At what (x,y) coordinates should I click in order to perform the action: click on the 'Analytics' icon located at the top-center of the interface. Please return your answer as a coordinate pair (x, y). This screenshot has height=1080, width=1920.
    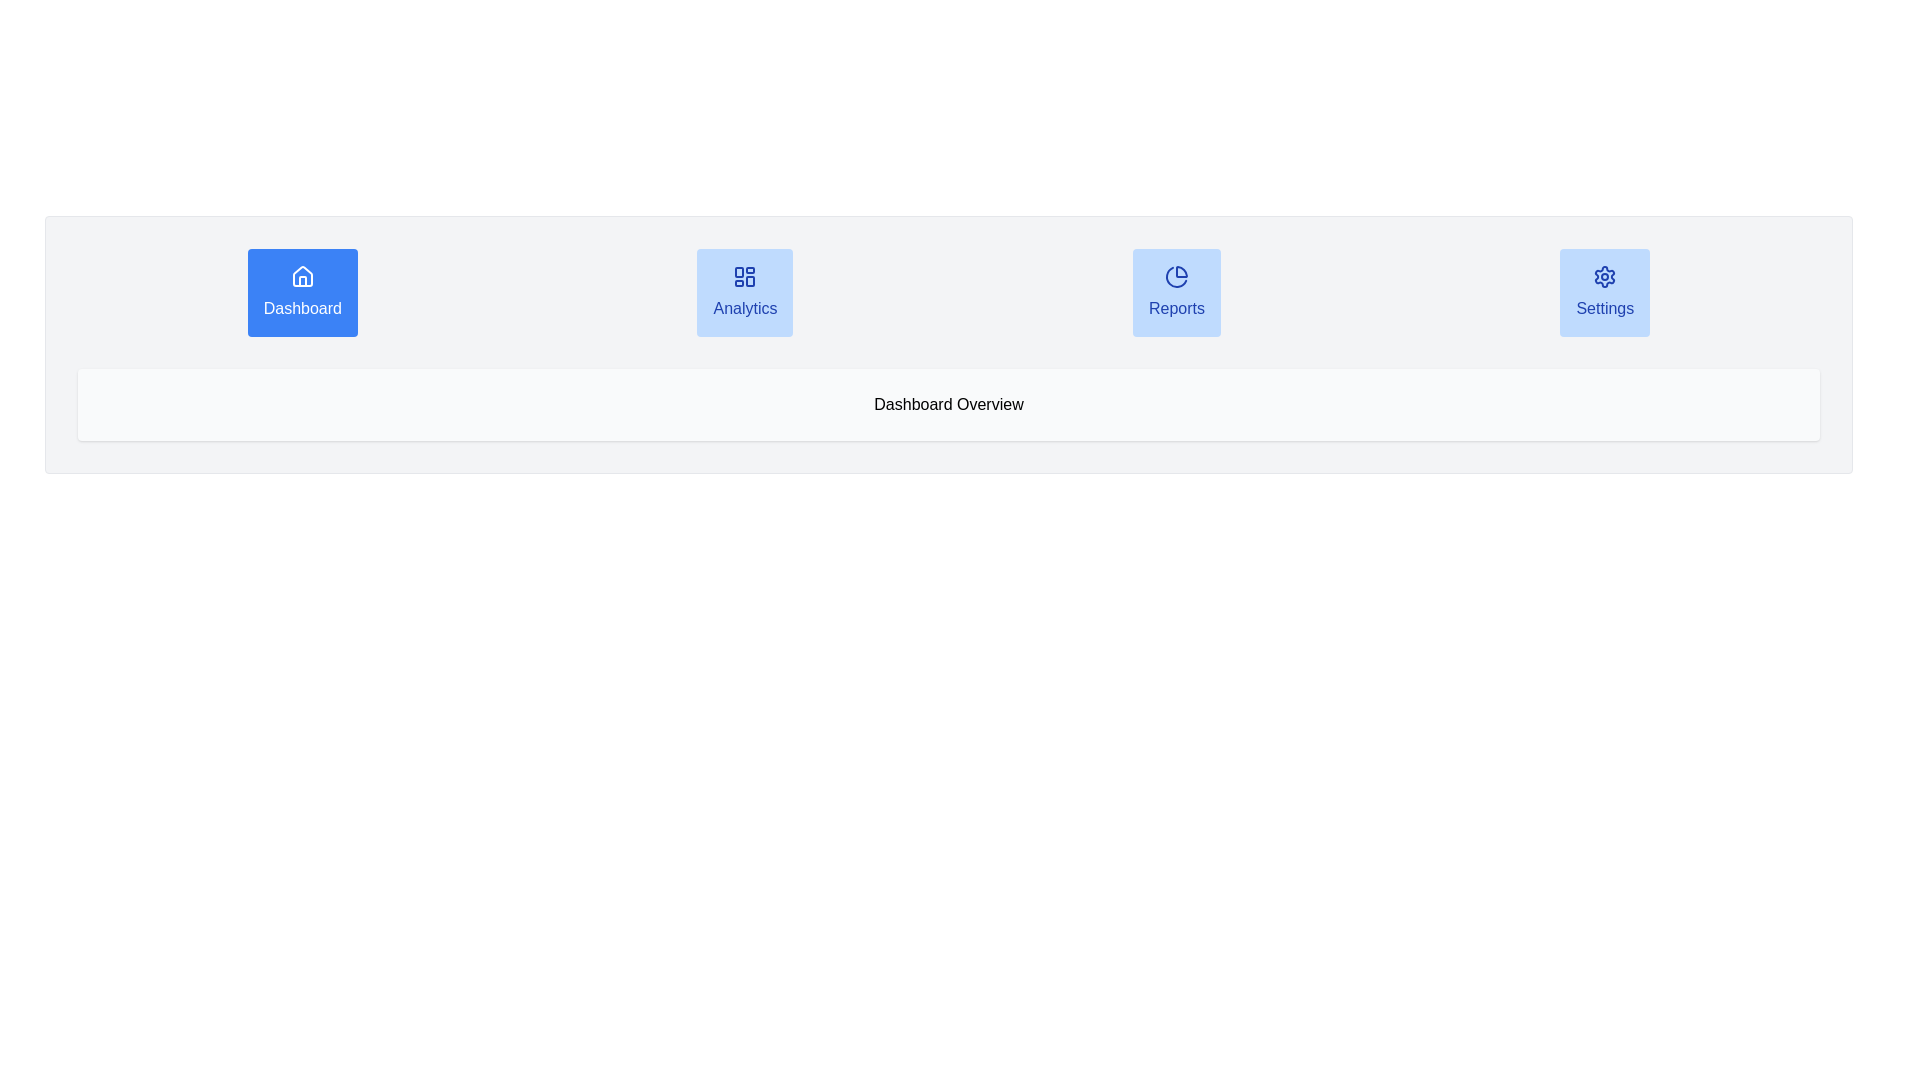
    Looking at the image, I should click on (744, 277).